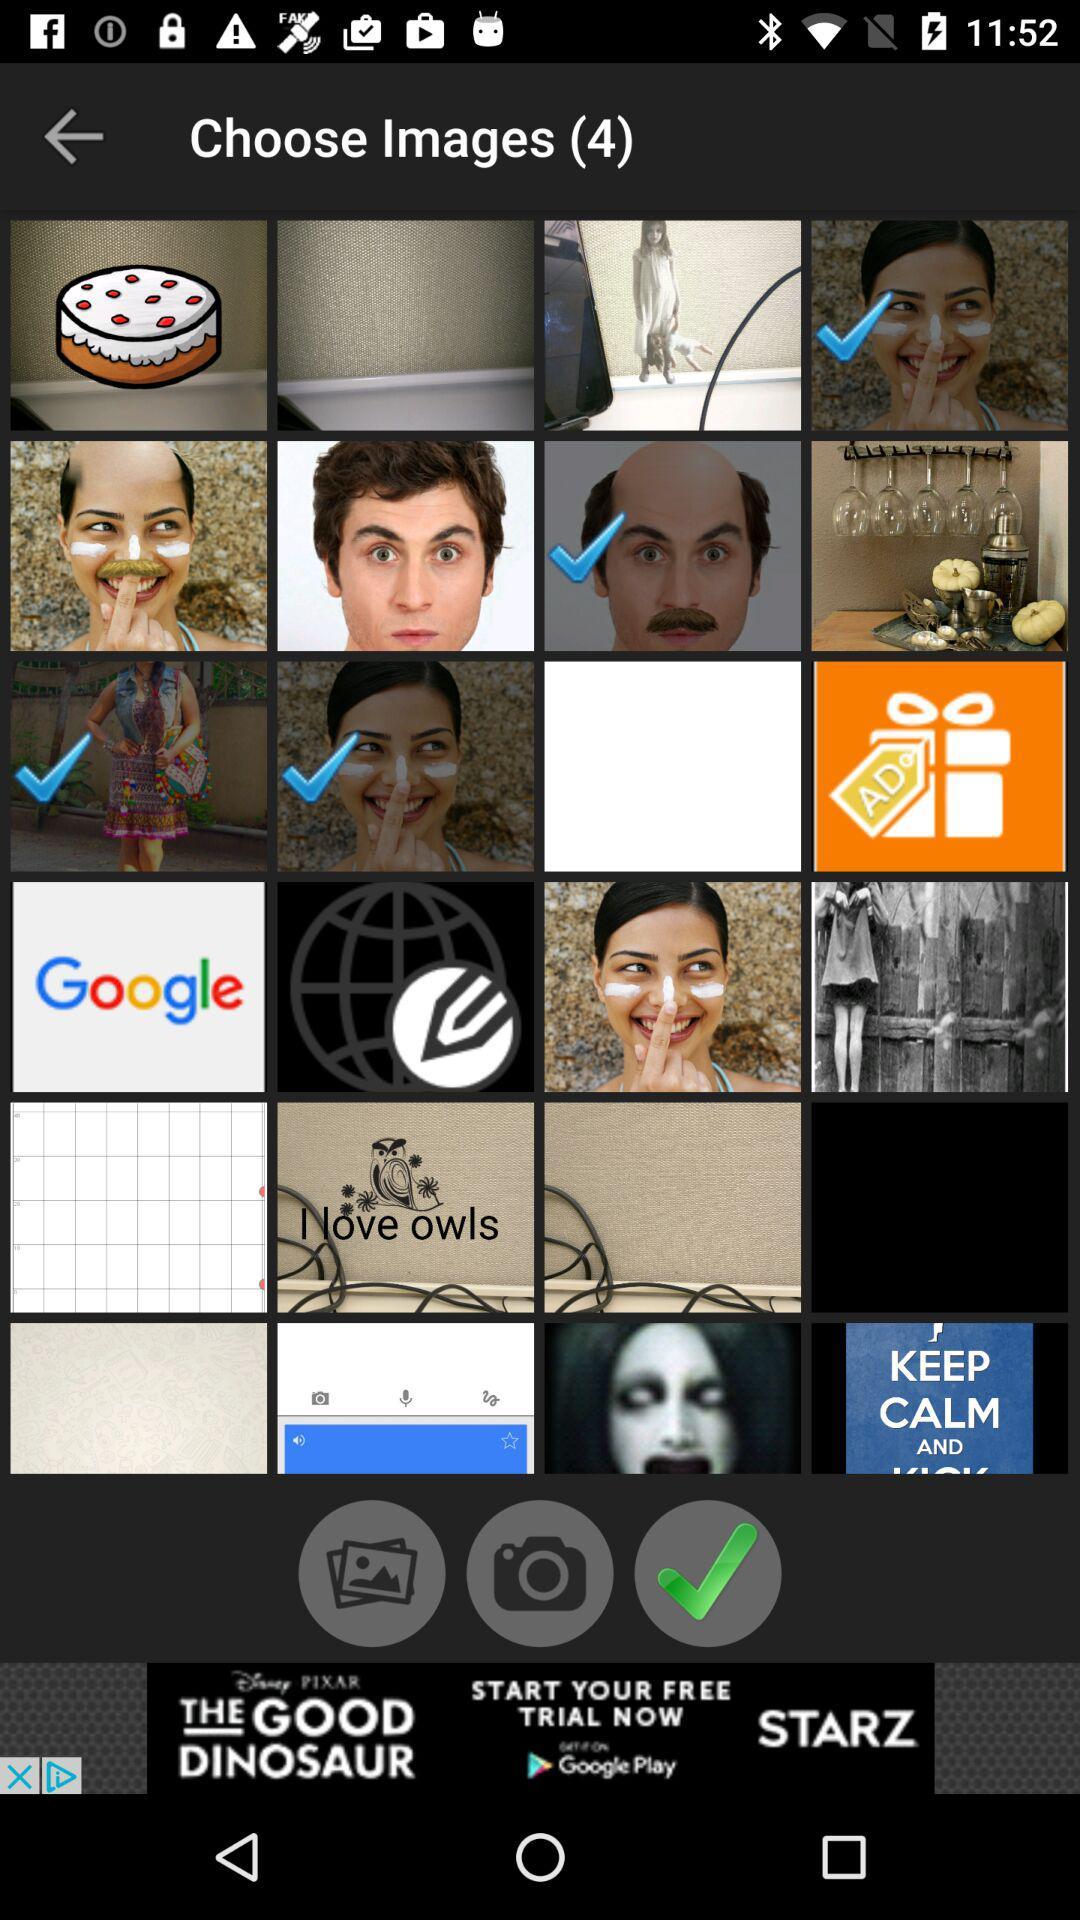 Image resolution: width=1080 pixels, height=1920 pixels. What do you see at coordinates (672, 987) in the screenshot?
I see `image` at bounding box center [672, 987].